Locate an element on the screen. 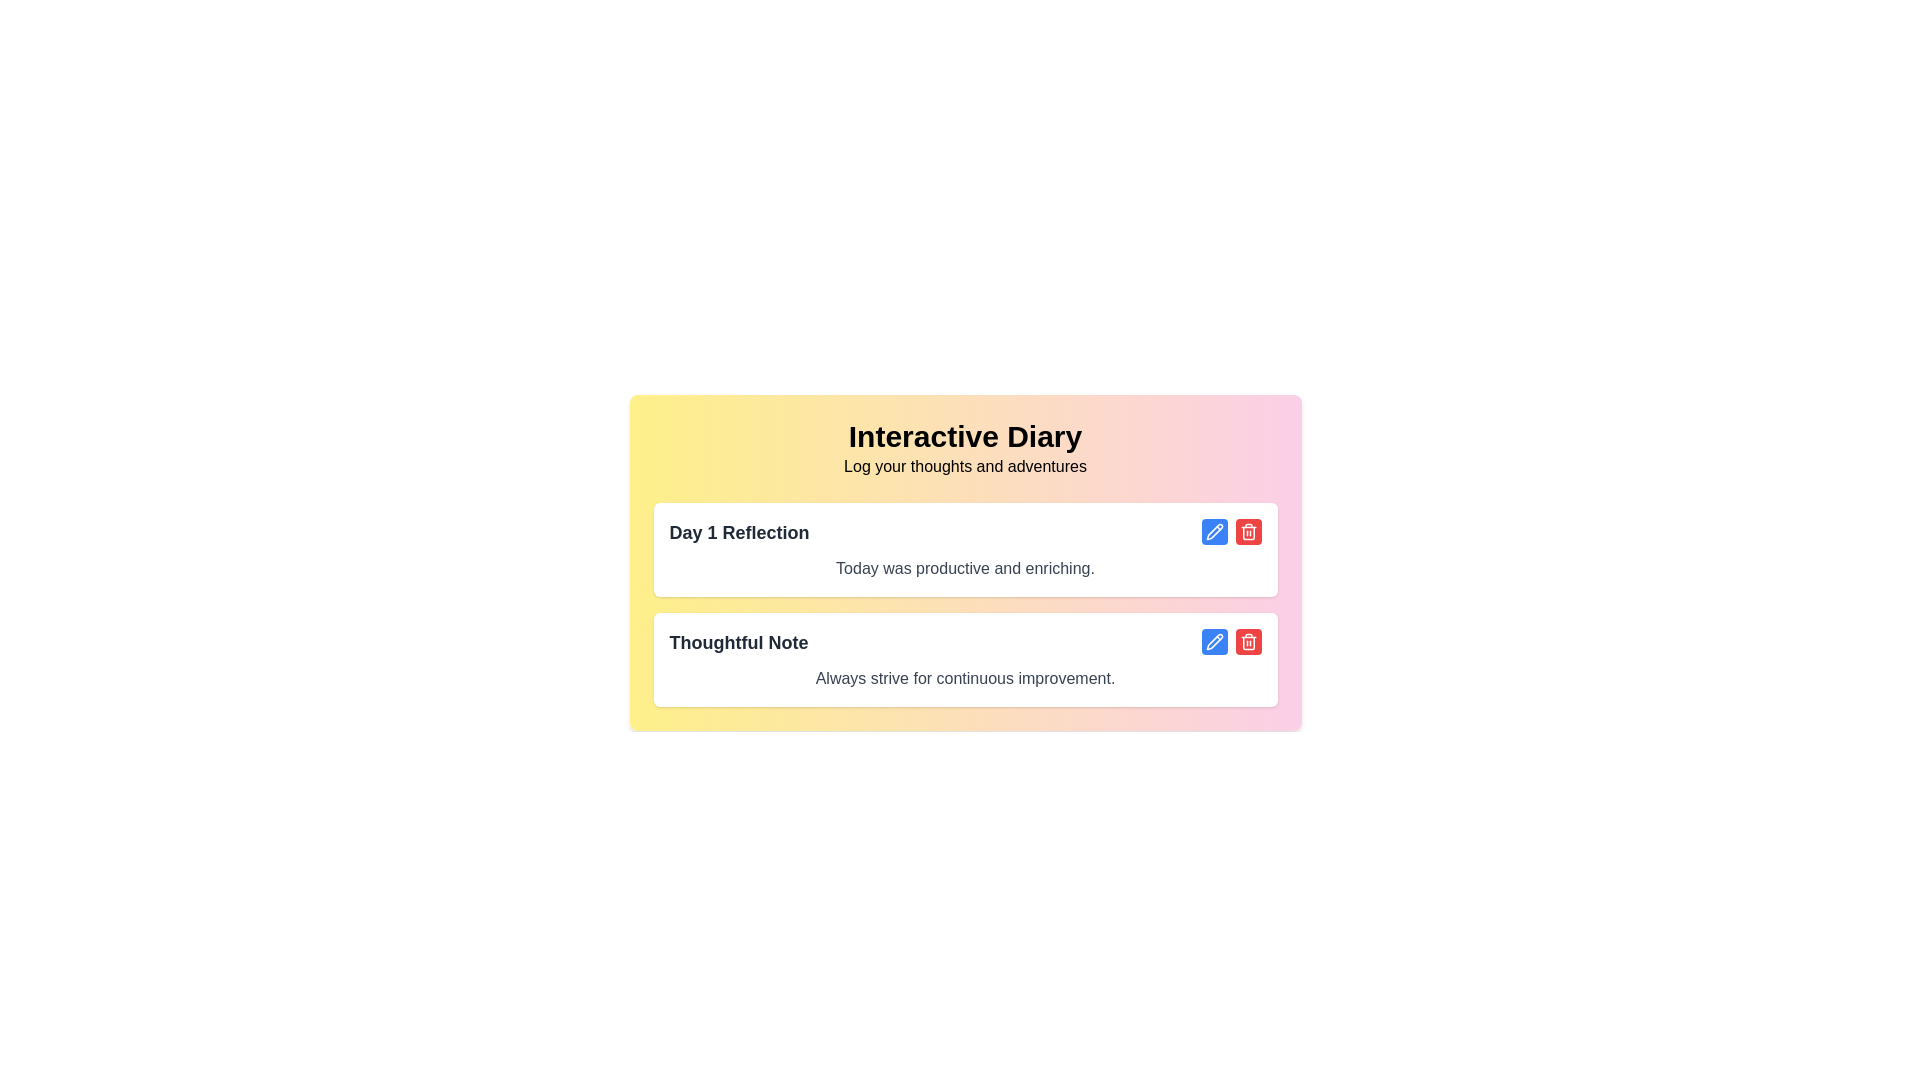  the blue button with a white pencil icon located in the 'Thoughtful Note' section is located at coordinates (1213, 641).